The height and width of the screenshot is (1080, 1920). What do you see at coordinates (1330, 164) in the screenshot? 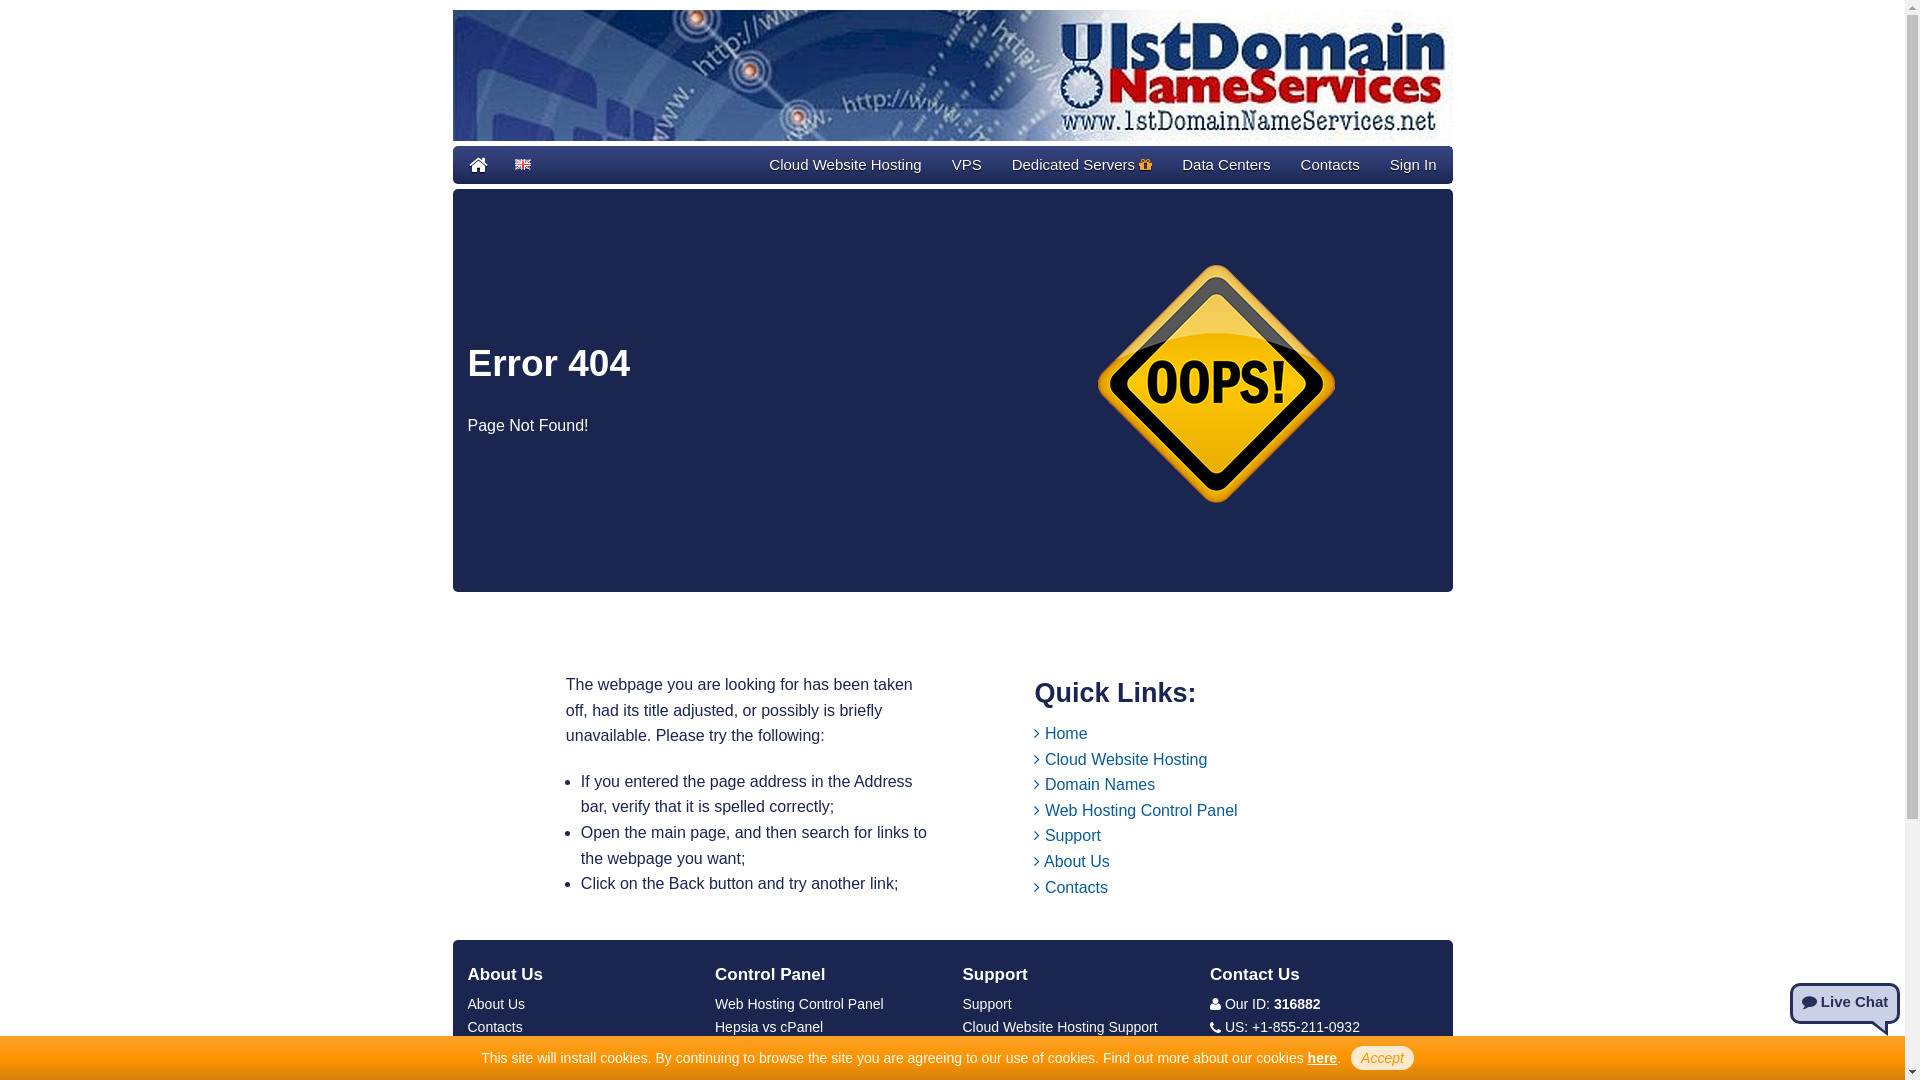
I see `'Contacts'` at bounding box center [1330, 164].